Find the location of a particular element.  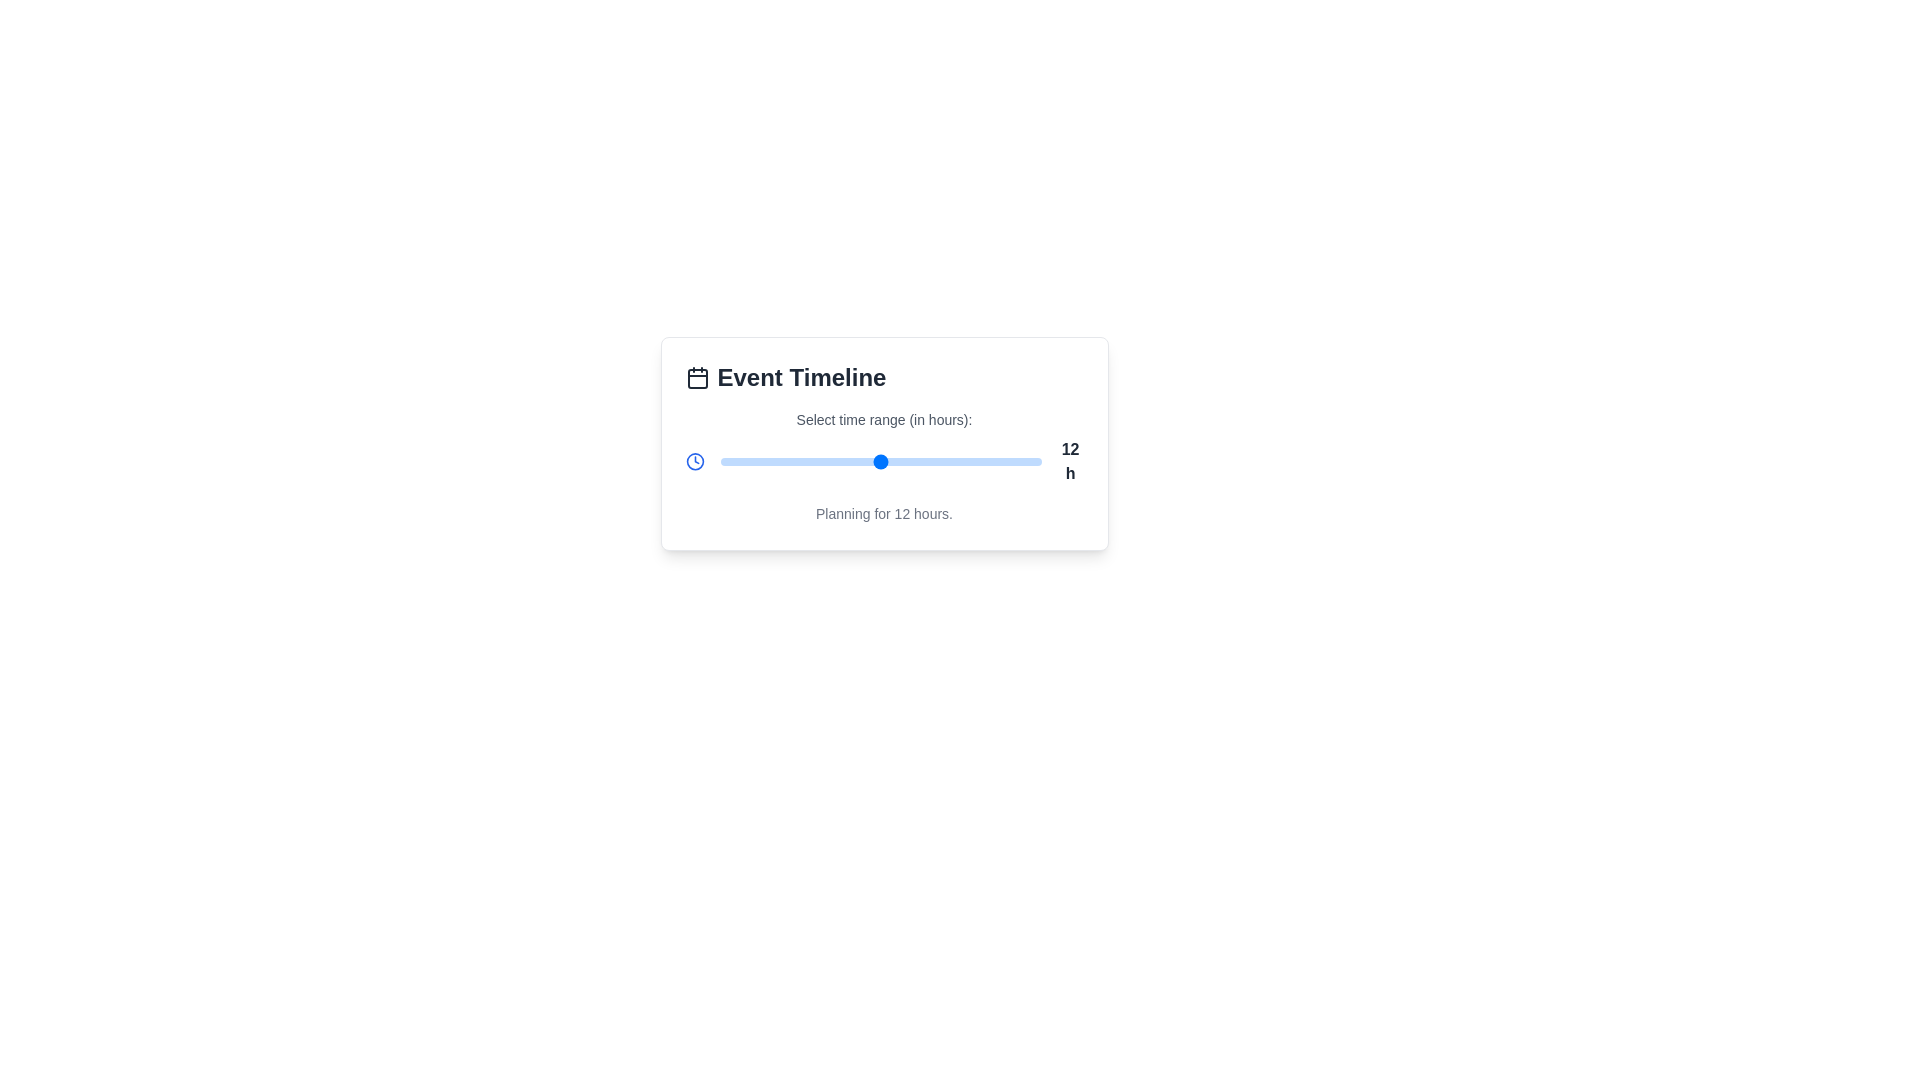

the timeline duration is located at coordinates (867, 462).